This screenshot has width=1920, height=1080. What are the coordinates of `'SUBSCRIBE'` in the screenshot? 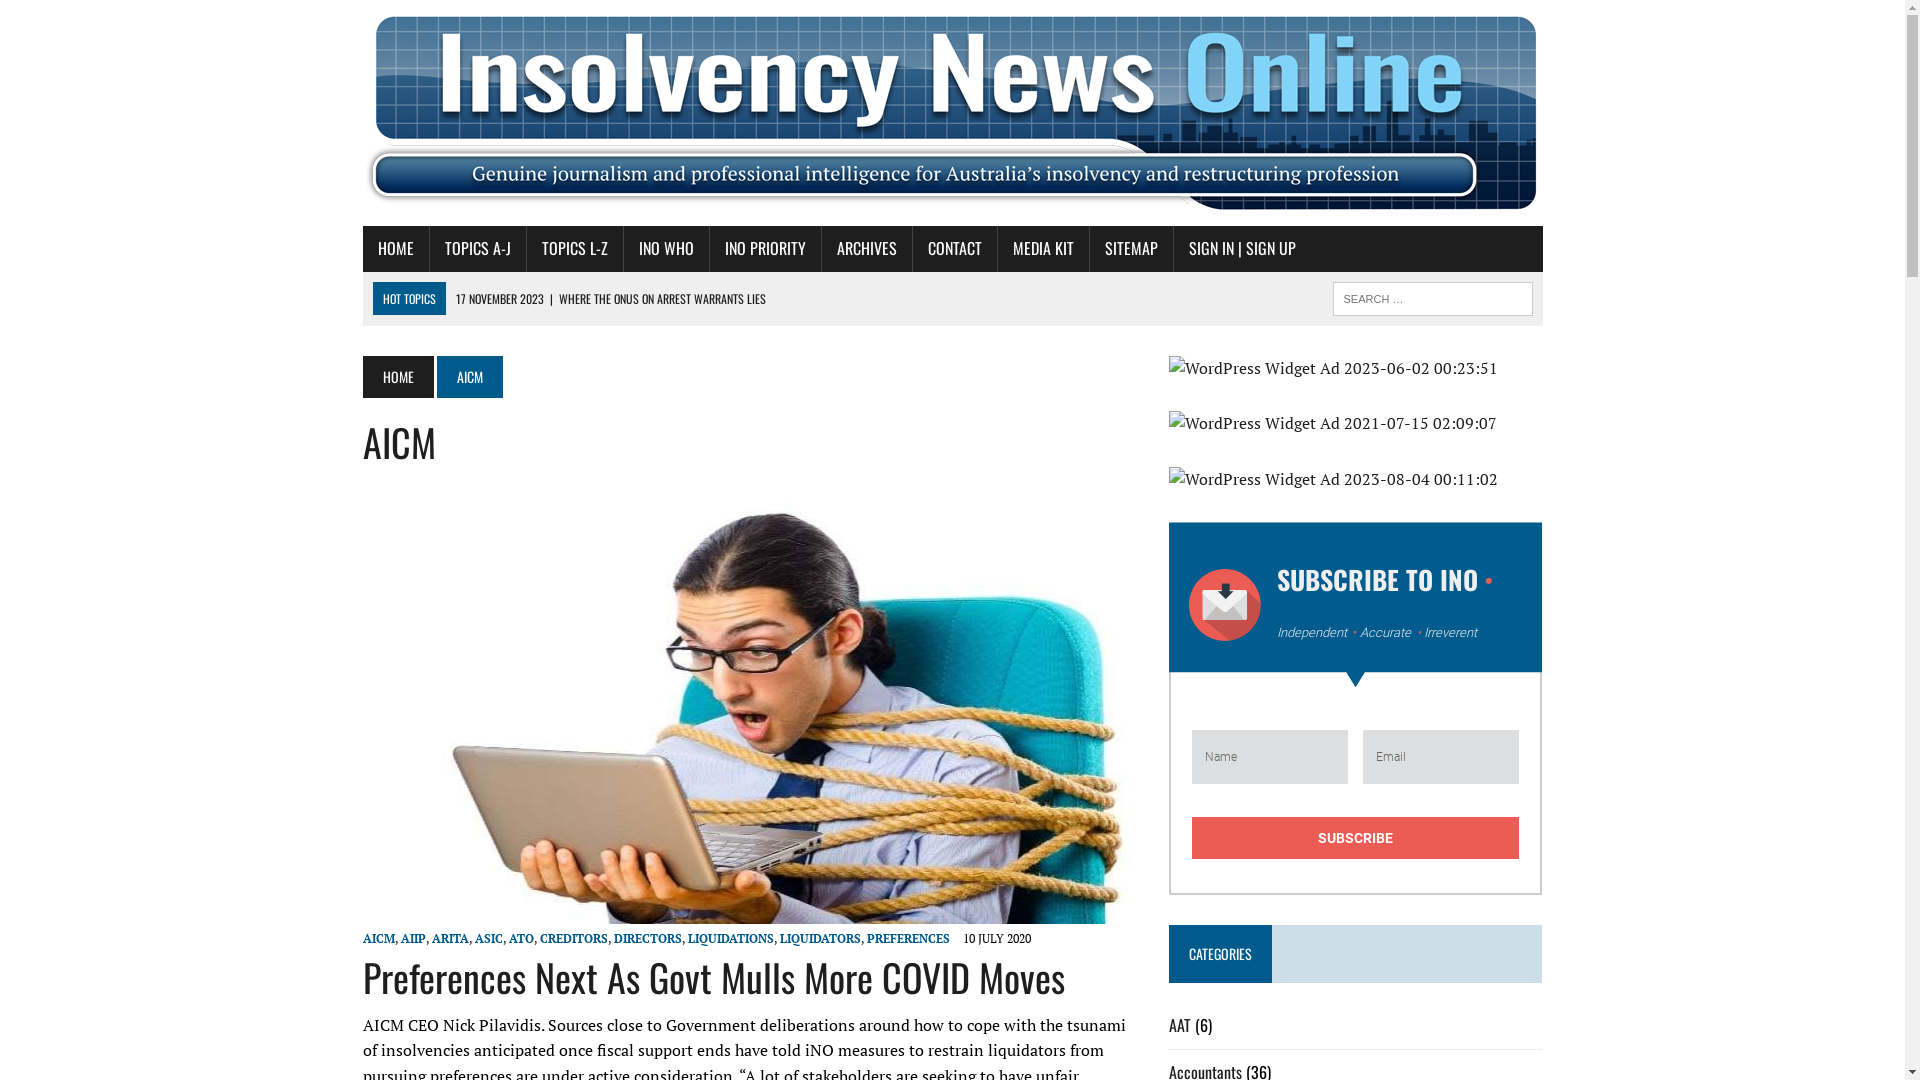 It's located at (1356, 837).